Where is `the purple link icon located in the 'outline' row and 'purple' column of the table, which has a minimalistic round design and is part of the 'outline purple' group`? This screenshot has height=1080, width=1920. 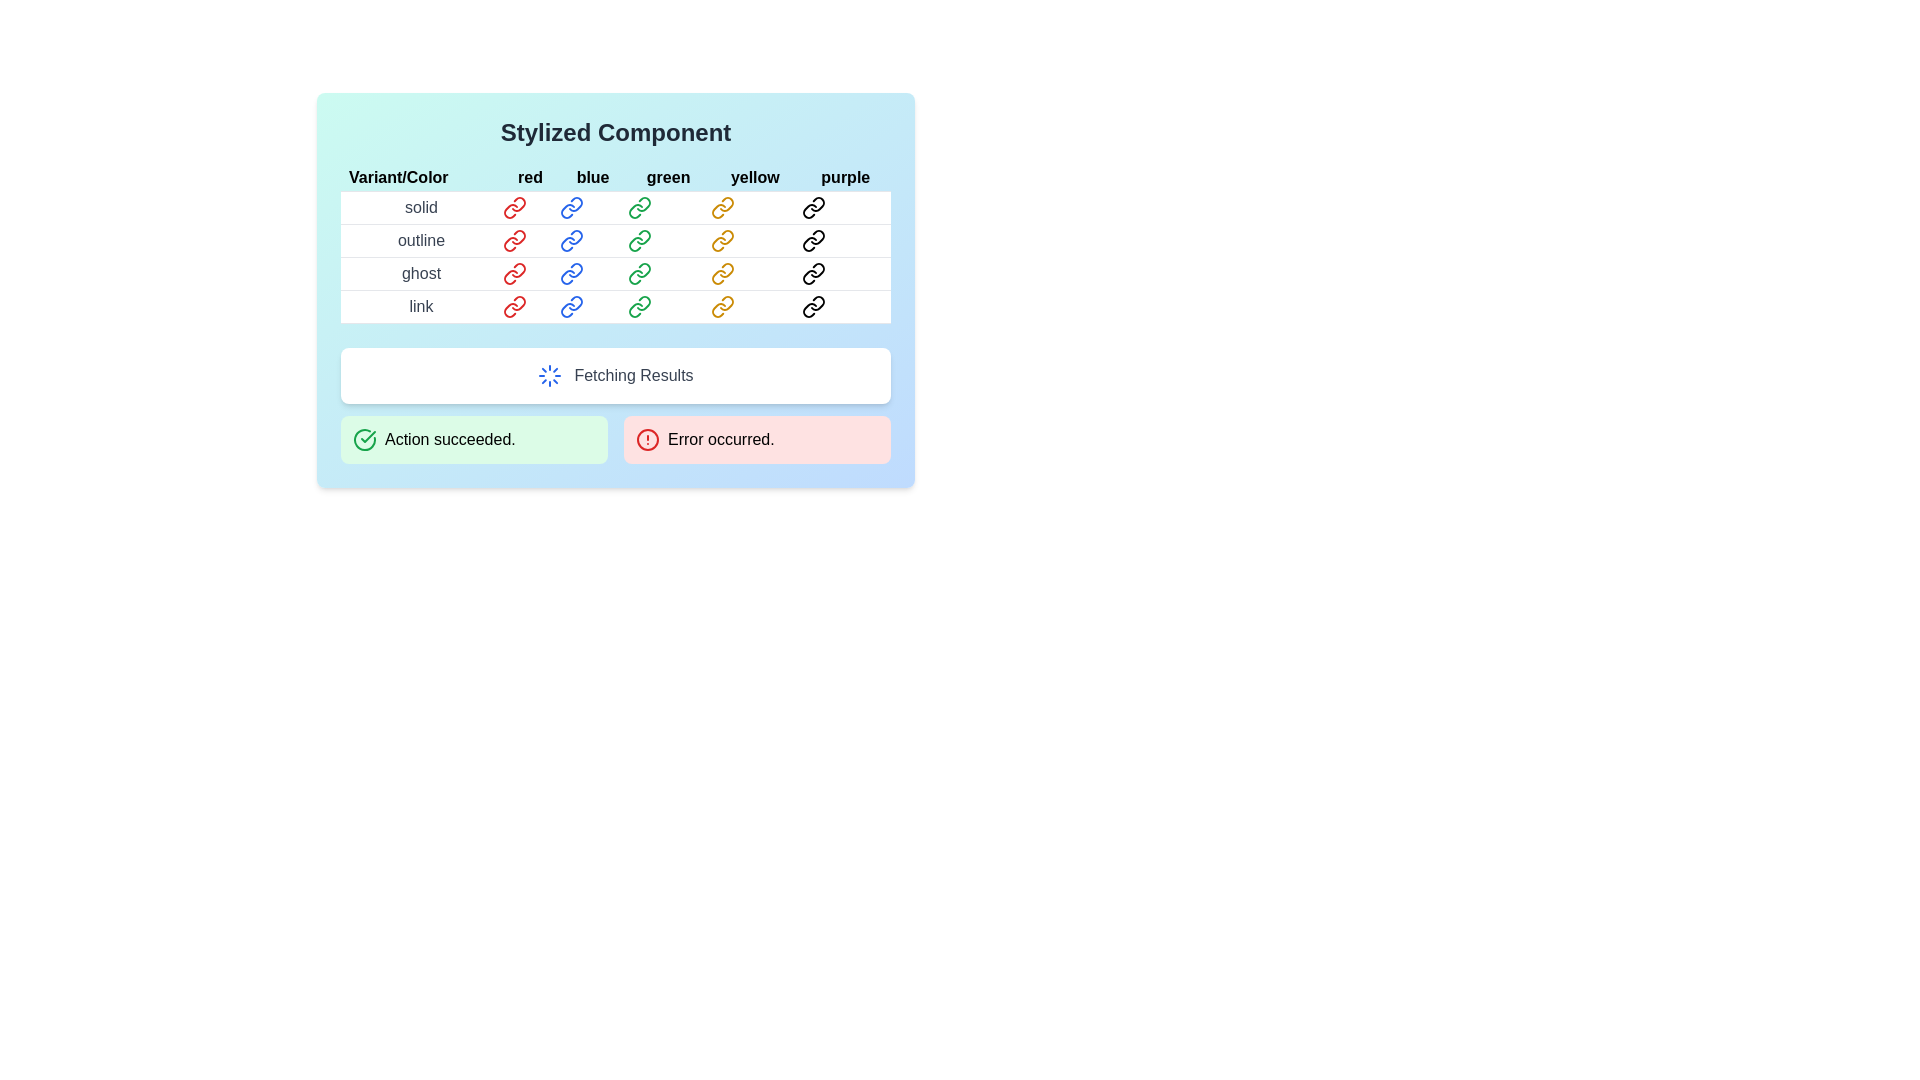 the purple link icon located in the 'outline' row and 'purple' column of the table, which has a minimalistic round design and is part of the 'outline purple' group is located at coordinates (813, 239).